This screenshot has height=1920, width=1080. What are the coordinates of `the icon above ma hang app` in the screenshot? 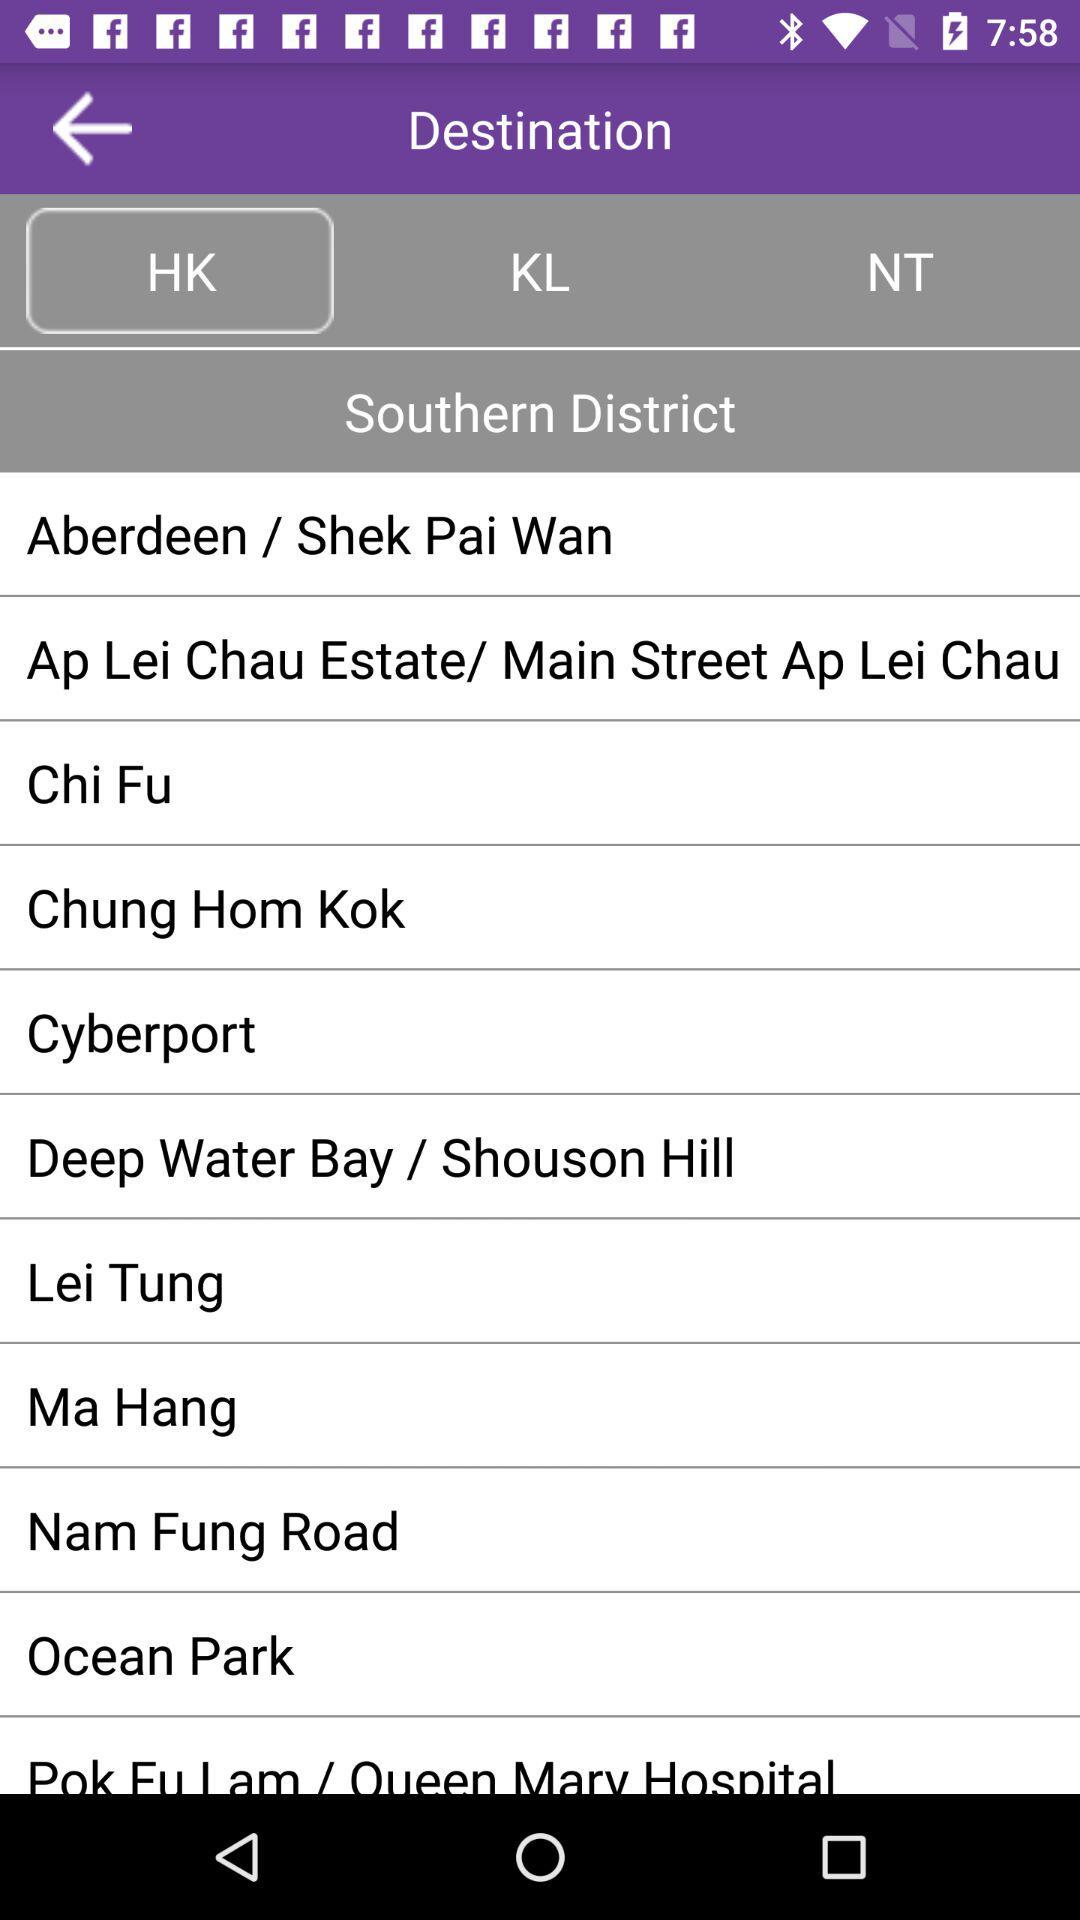 It's located at (540, 1280).